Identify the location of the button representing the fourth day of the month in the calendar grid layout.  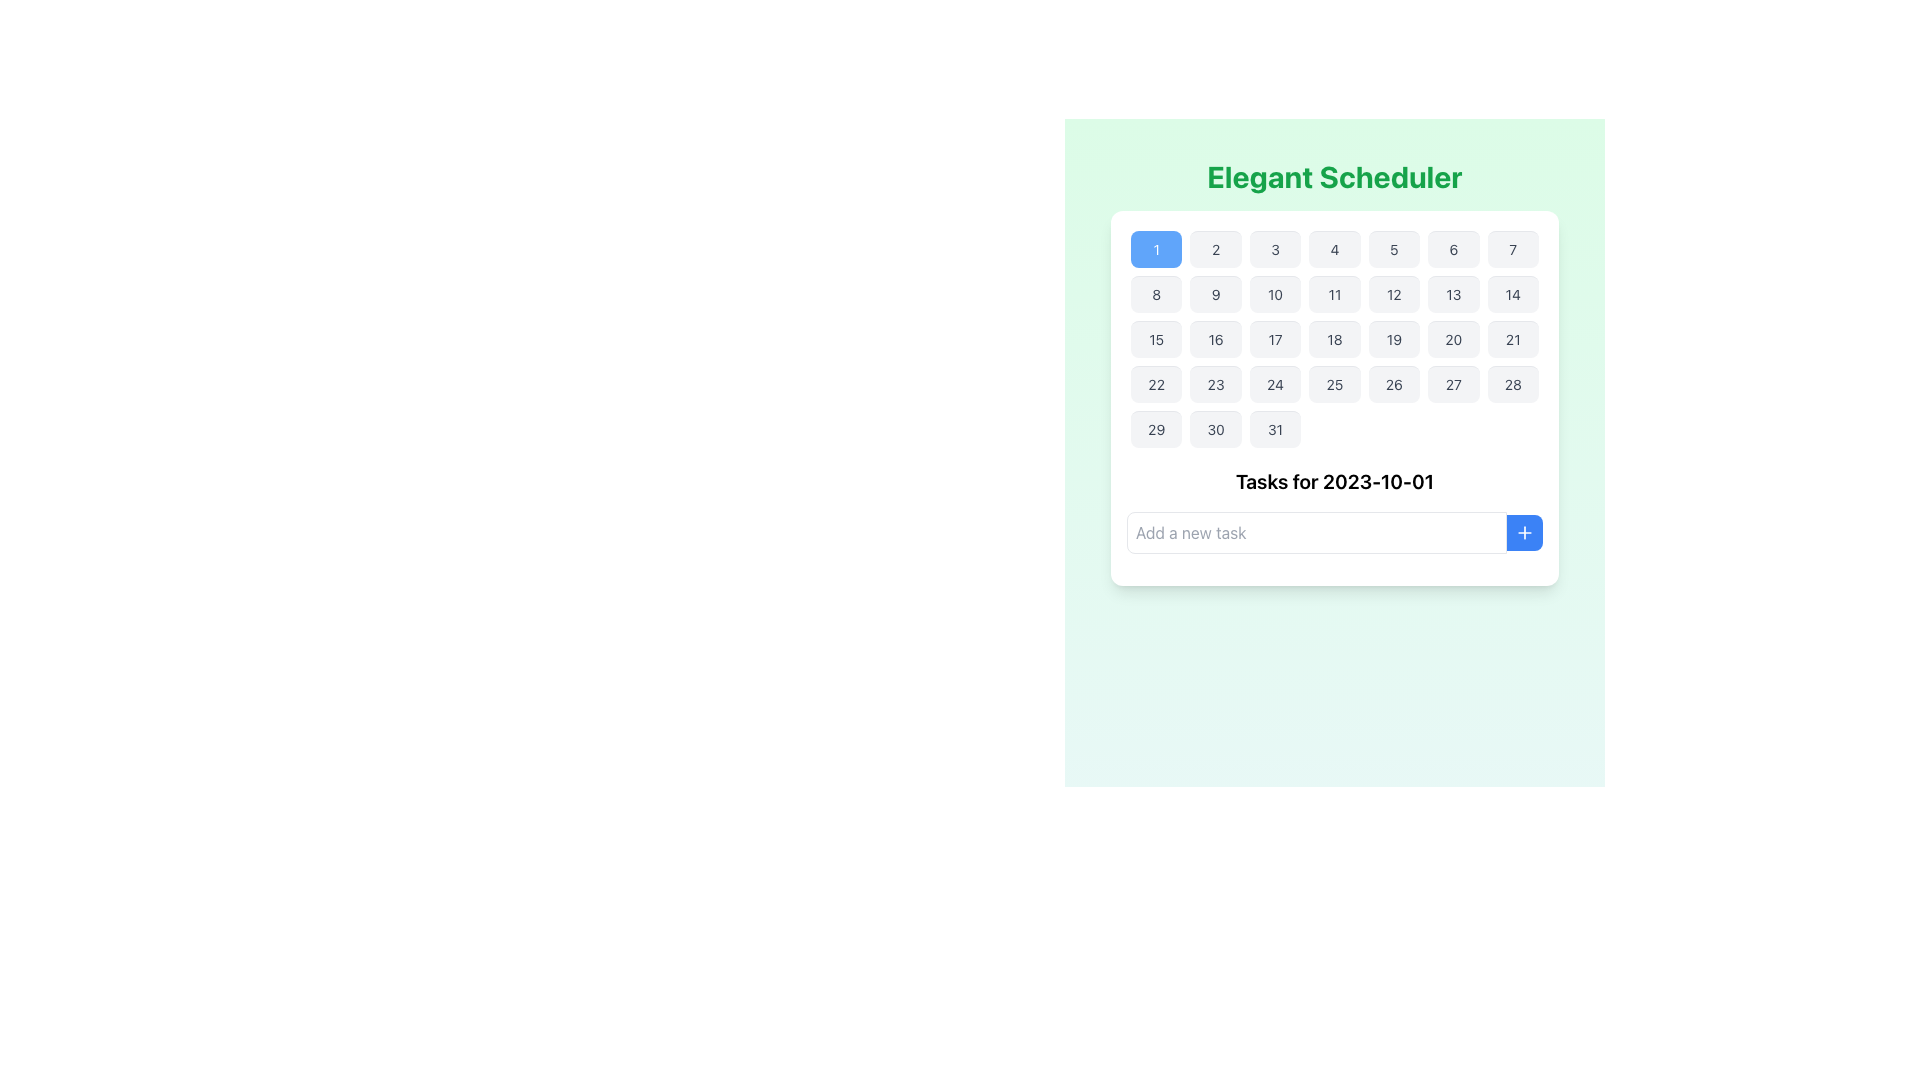
(1334, 248).